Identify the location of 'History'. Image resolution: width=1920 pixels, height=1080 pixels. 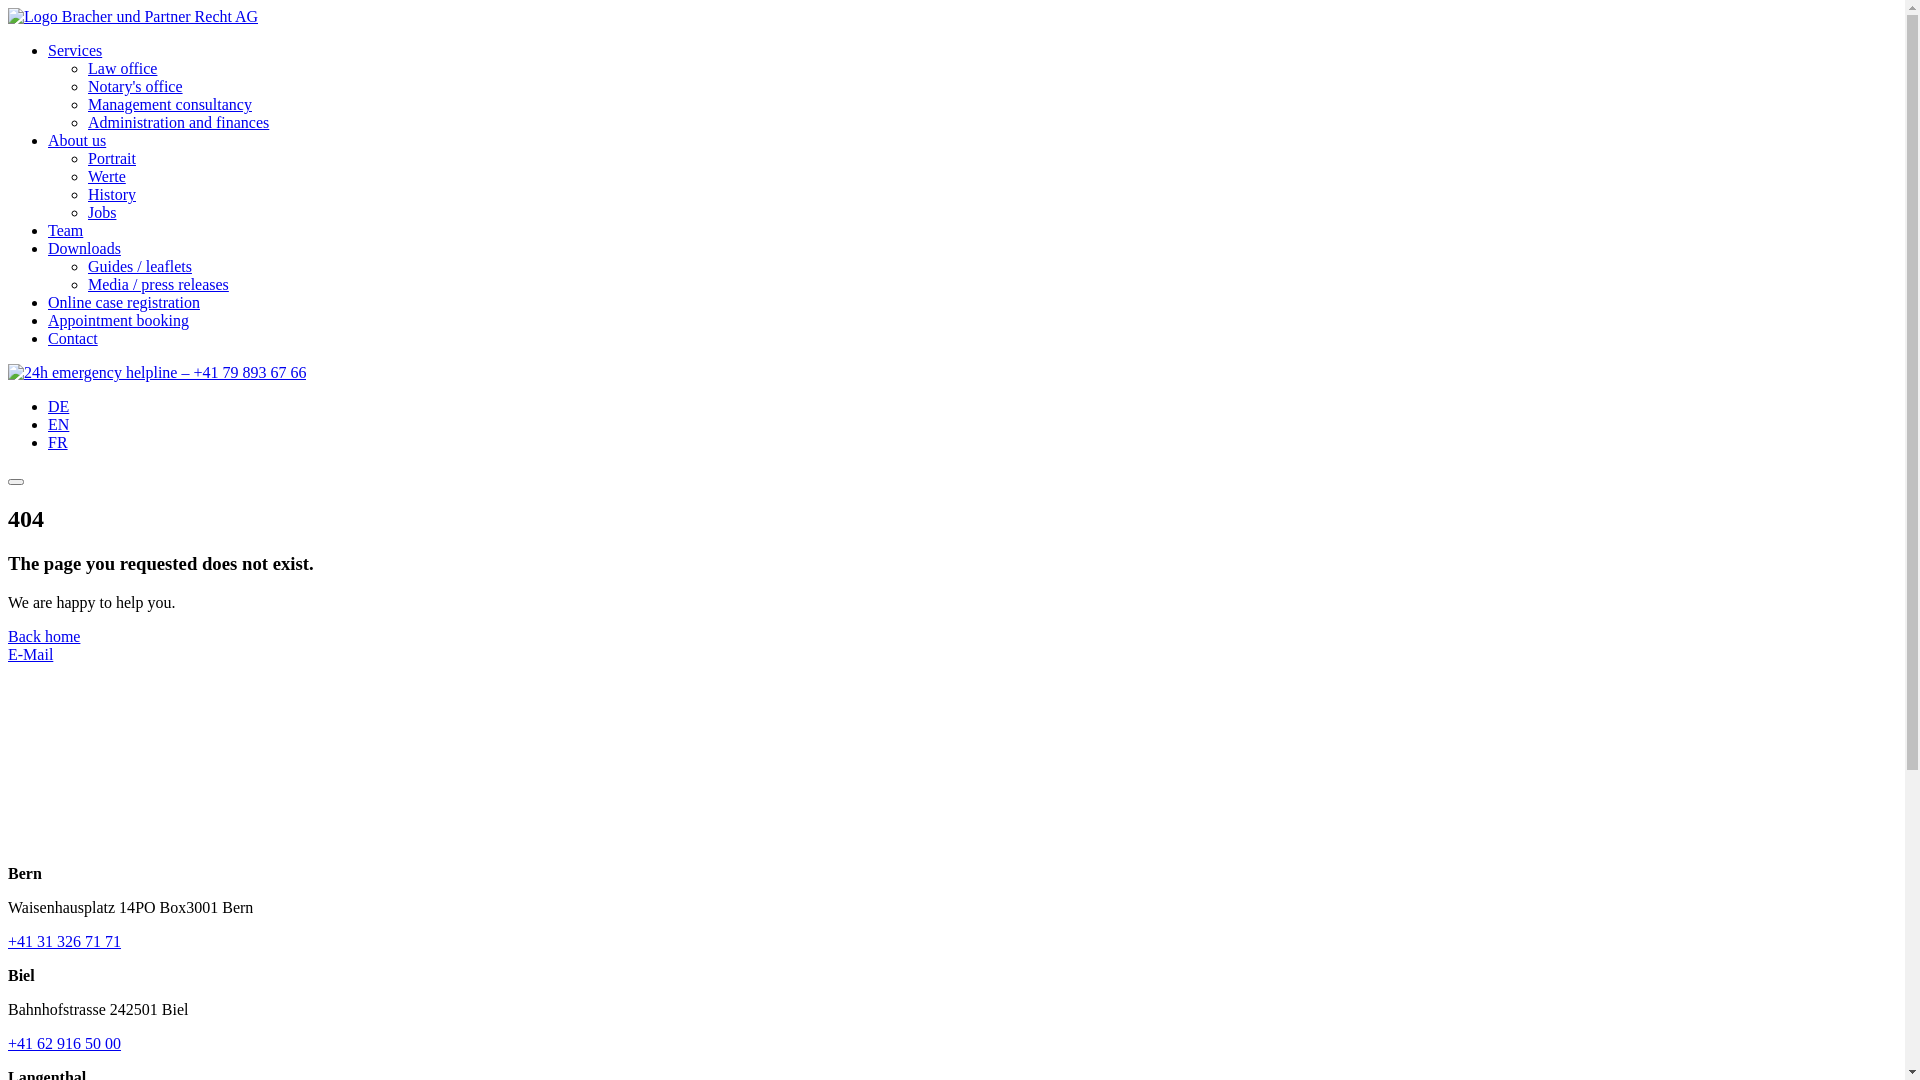
(110, 194).